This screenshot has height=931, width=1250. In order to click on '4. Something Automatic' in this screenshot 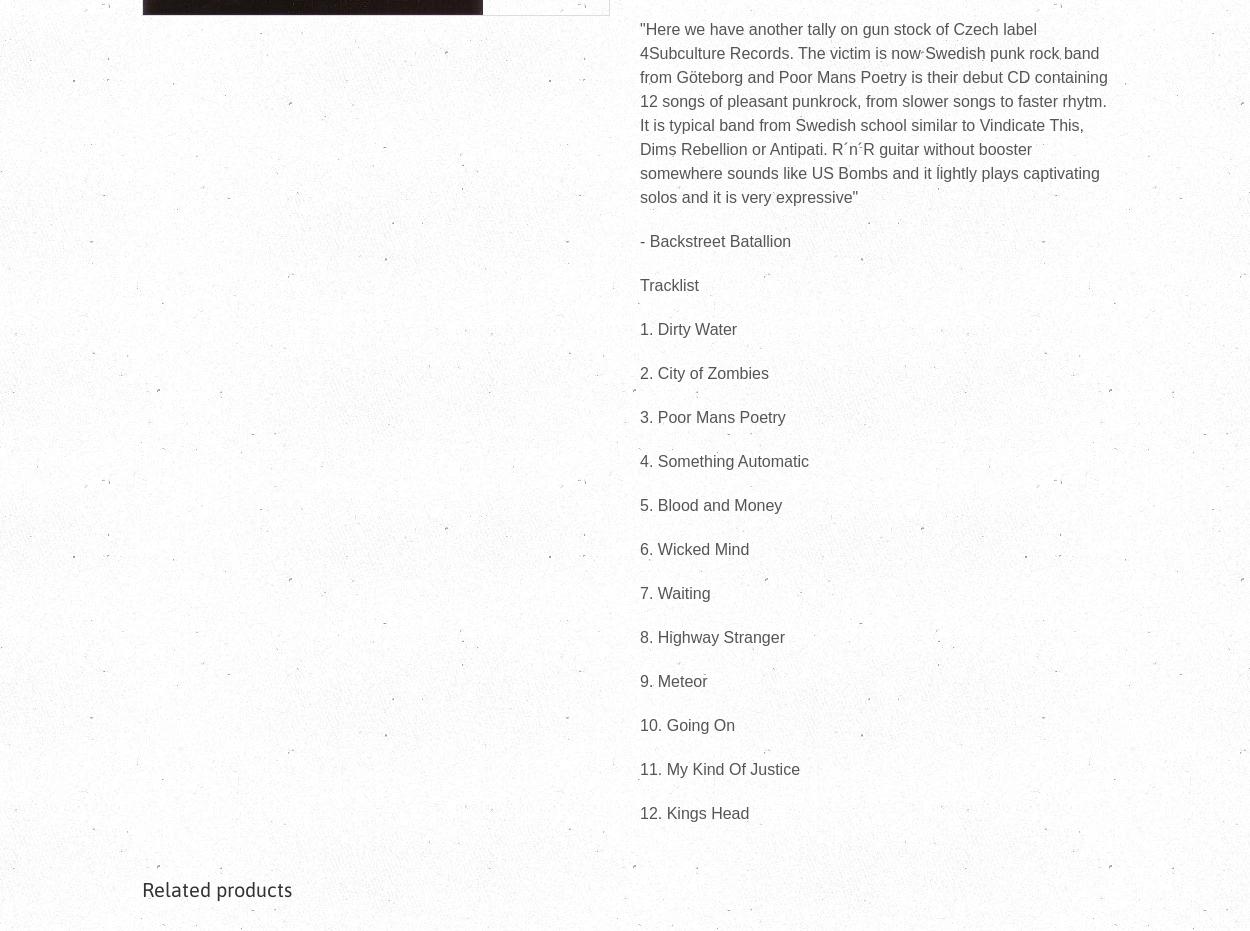, I will do `click(723, 460)`.